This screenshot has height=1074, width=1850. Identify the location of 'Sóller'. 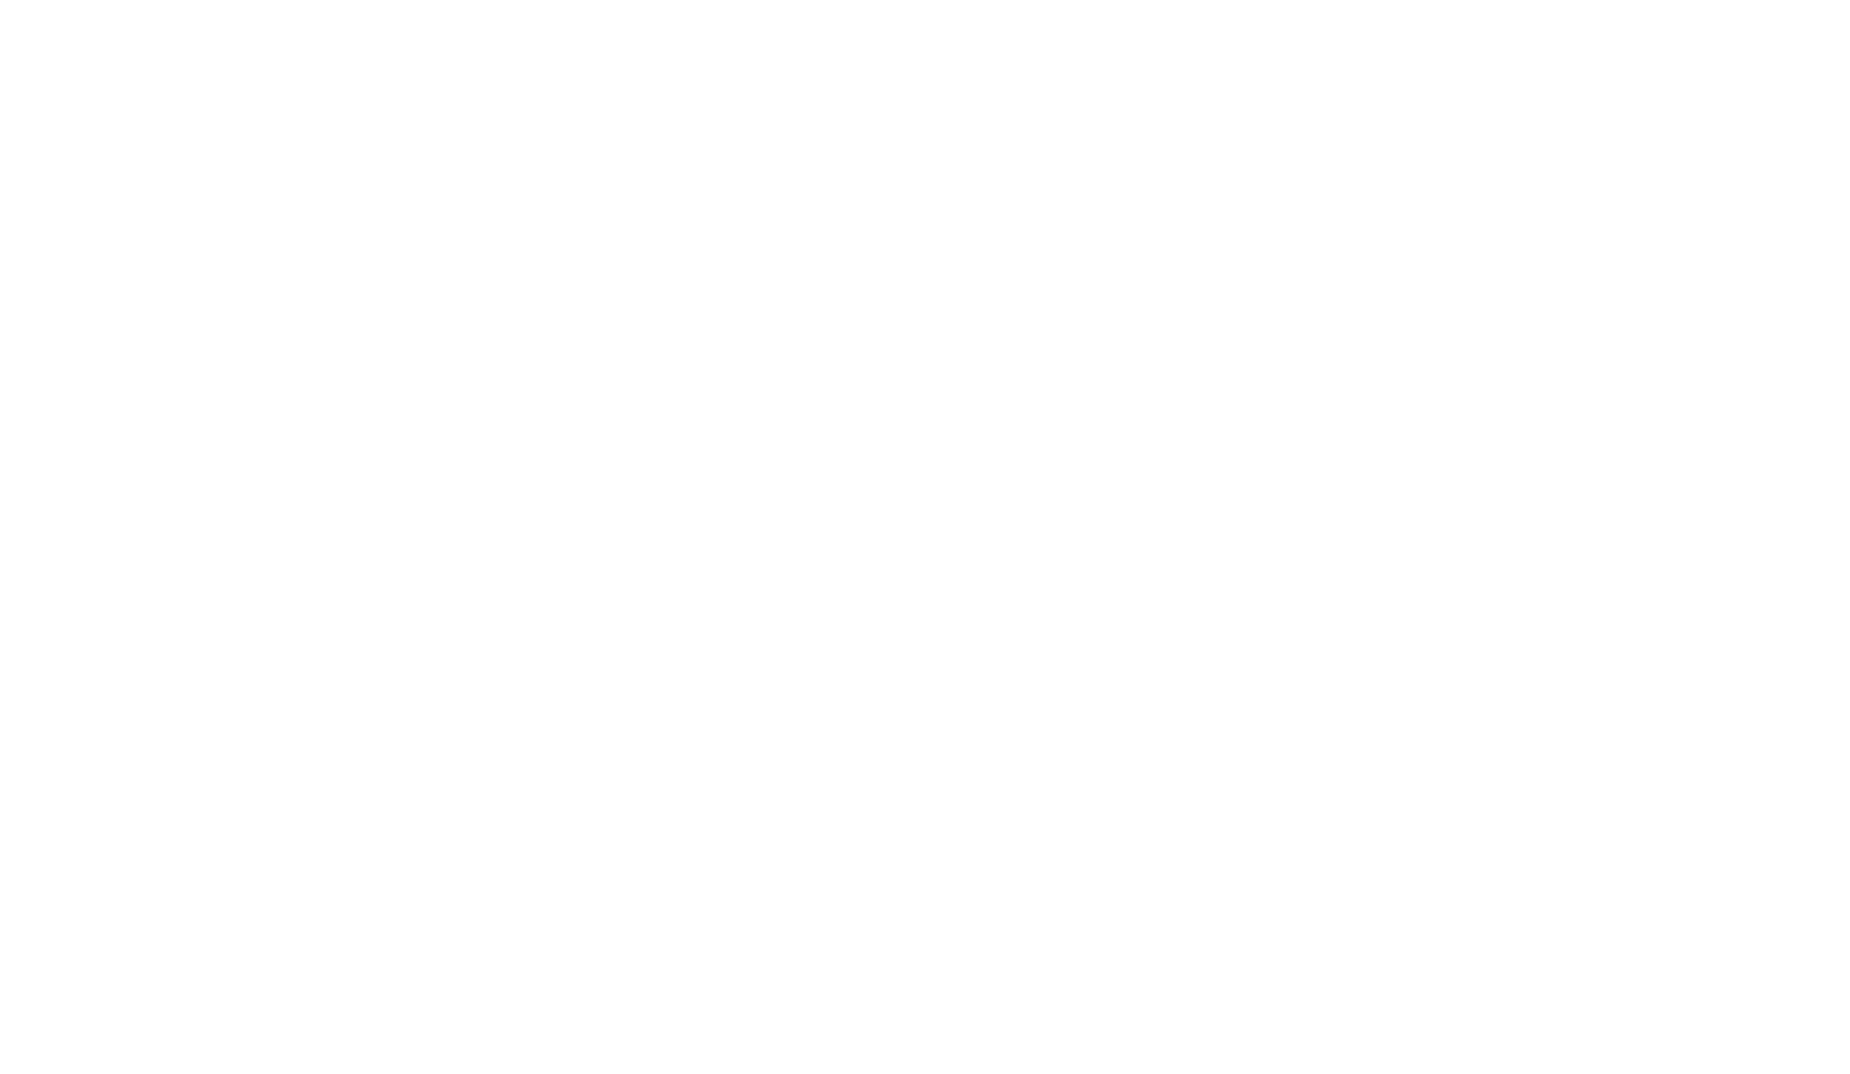
(923, 488).